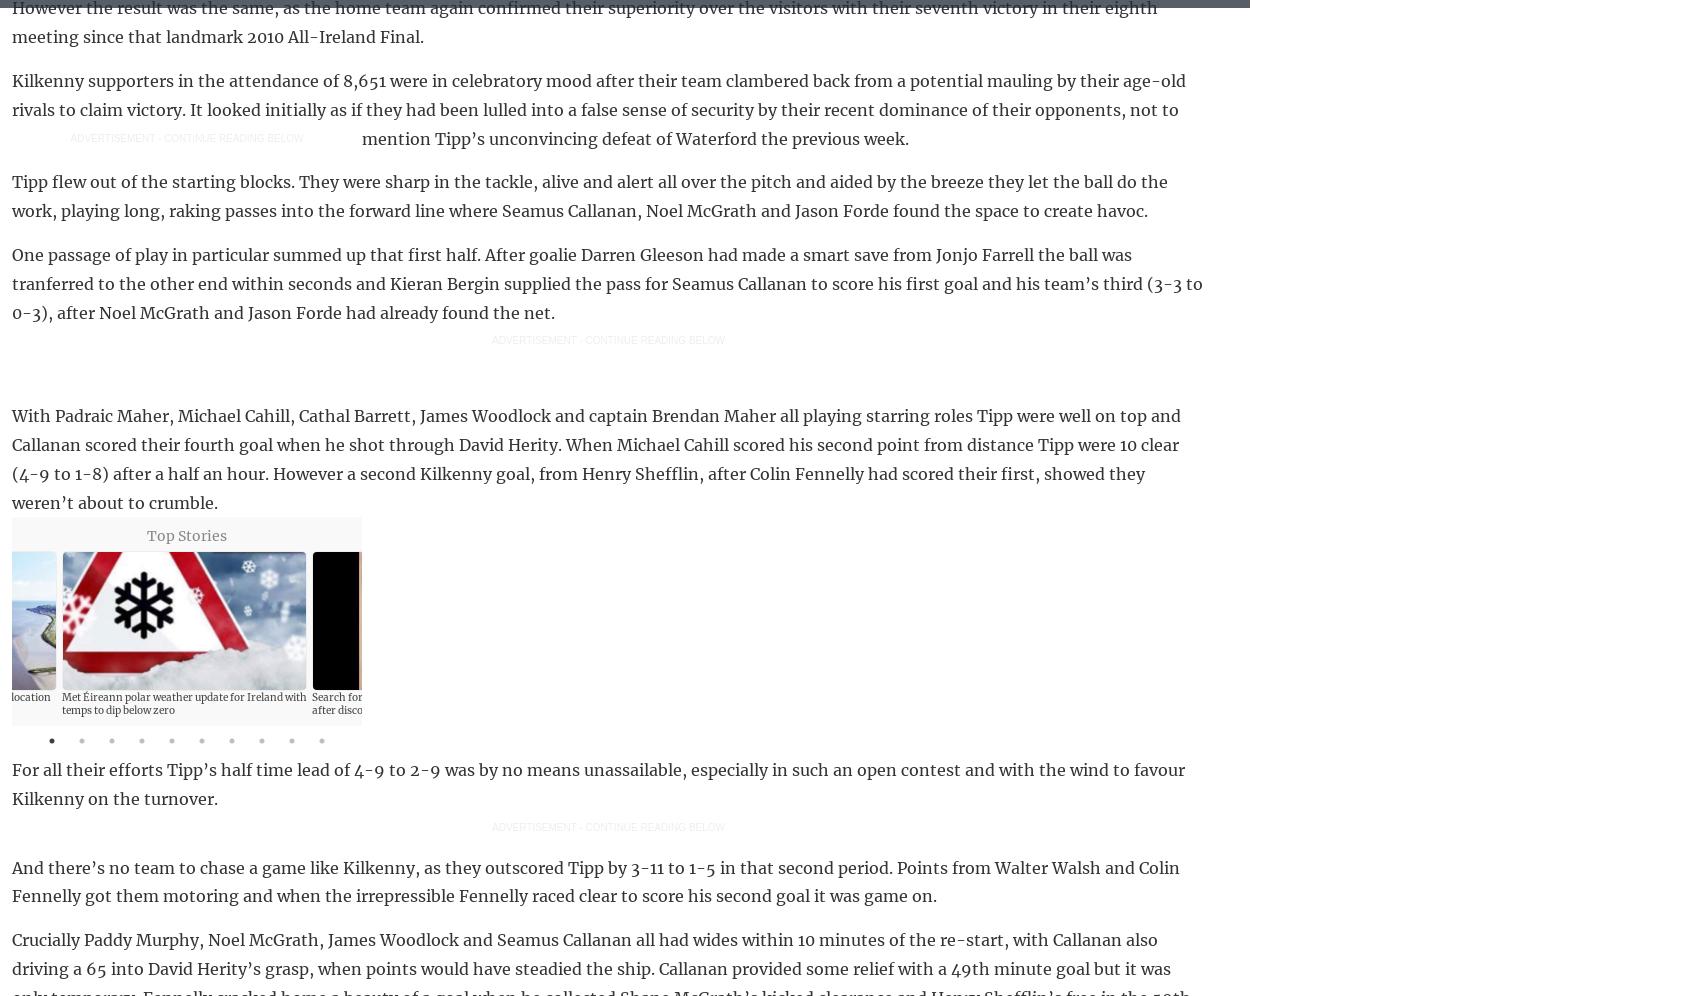  What do you see at coordinates (595, 457) in the screenshot?
I see `'With Padraic Maher, Michael Cahill, Cathal Barrett, James Woodlock and captain Brendan Maher all playing starring roles Tipp were well on top and Callanan scored their fourth goal when he shot through David Herity. When Michael Cahill scored his second point from distance Tipp were 10 clear (4-9 to 1-8) after a half an hour. However a second Kilkenny goal, from Henry Shefflin, after Colin Fennelly had scored their first, showed they weren’t about to crumble.'` at bounding box center [595, 457].